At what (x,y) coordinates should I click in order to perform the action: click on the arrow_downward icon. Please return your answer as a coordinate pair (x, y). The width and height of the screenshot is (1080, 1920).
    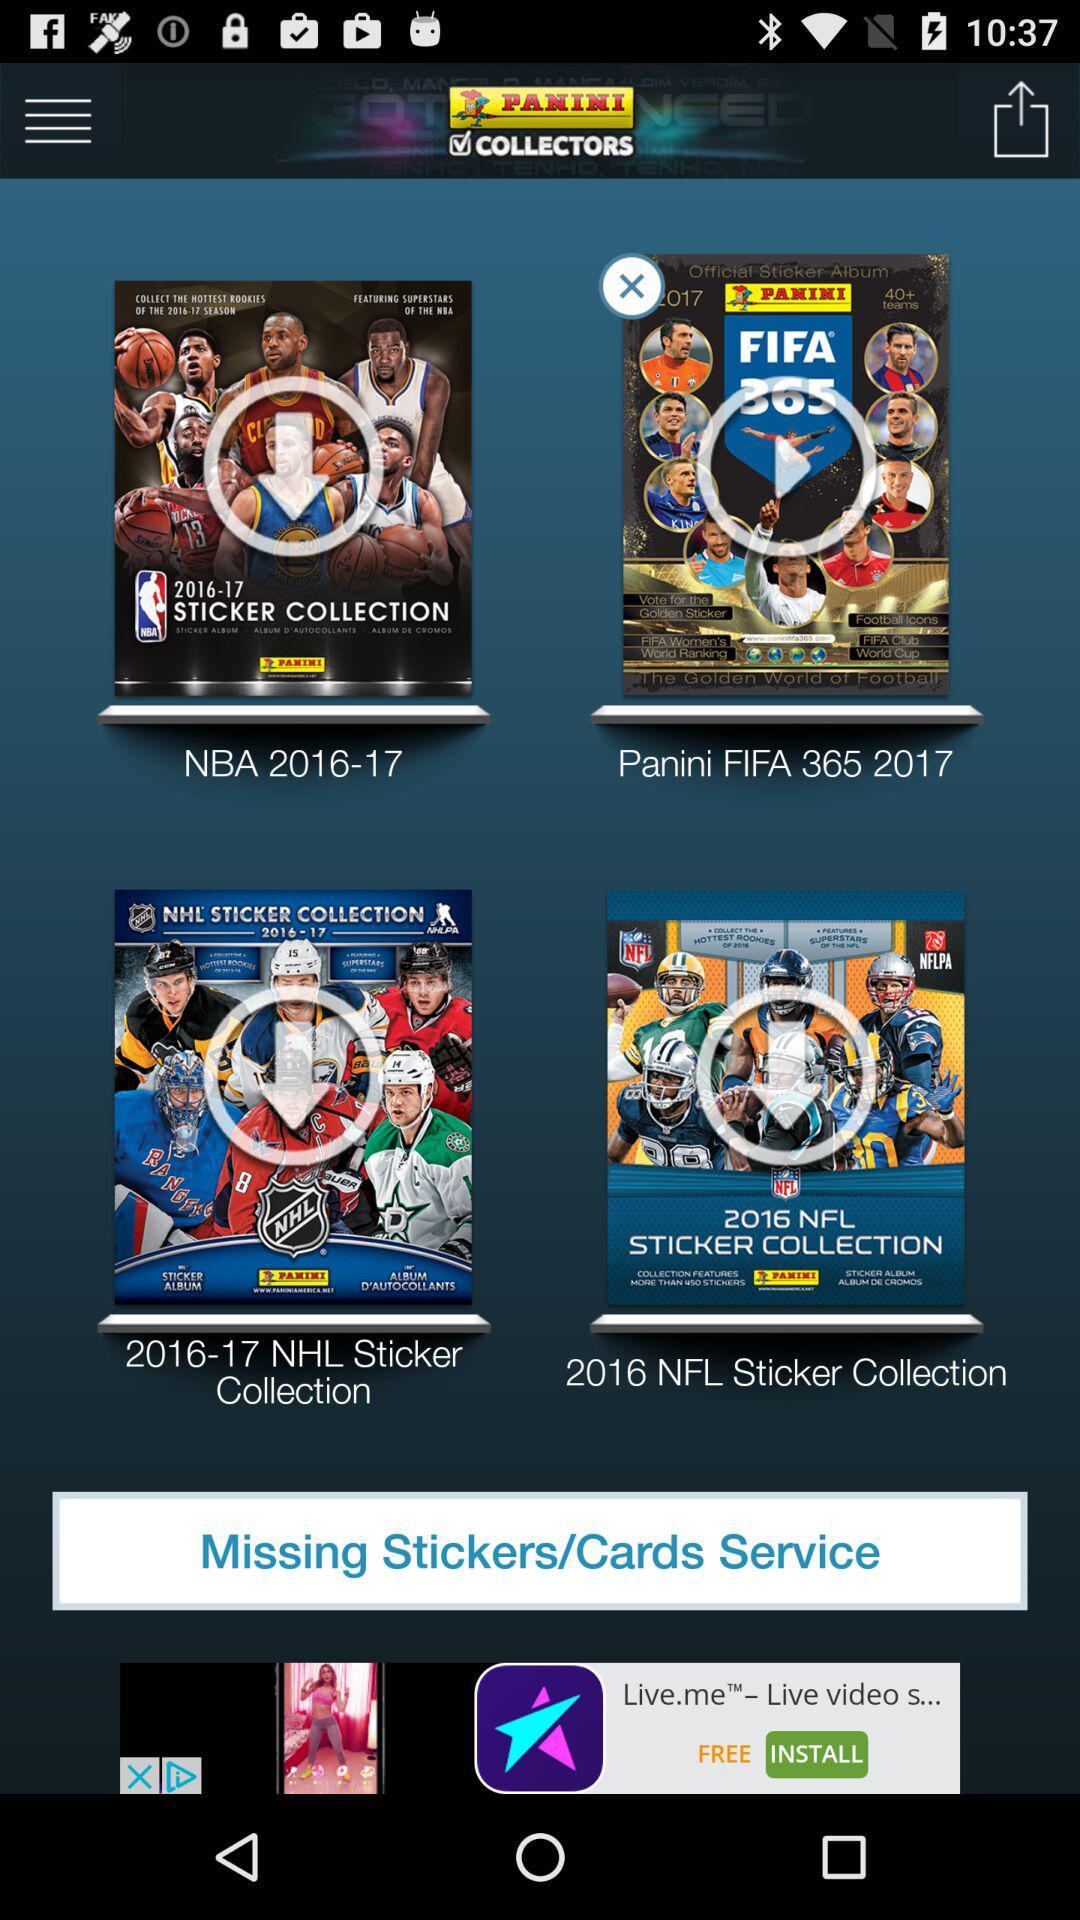
    Looking at the image, I should click on (785, 1148).